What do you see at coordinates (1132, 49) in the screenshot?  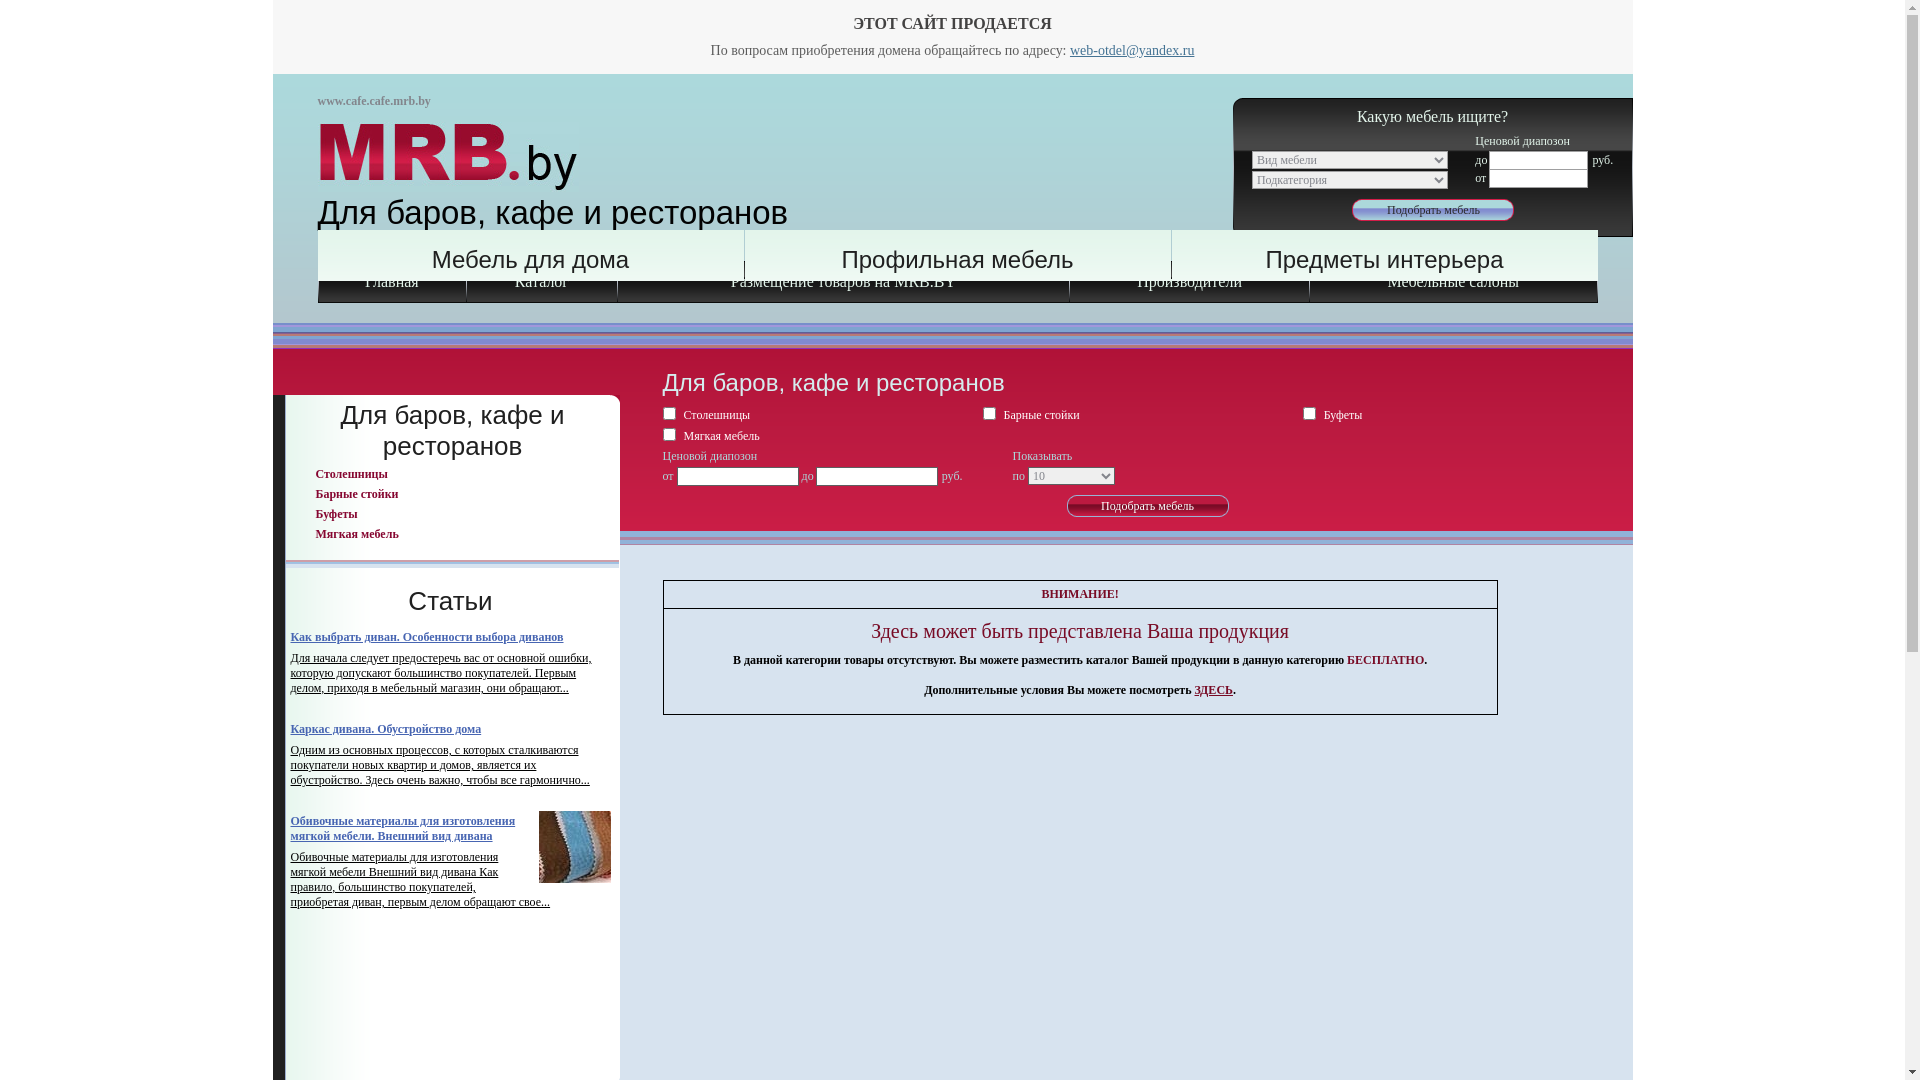 I see `'web-otdel@yandex.ru'` at bounding box center [1132, 49].